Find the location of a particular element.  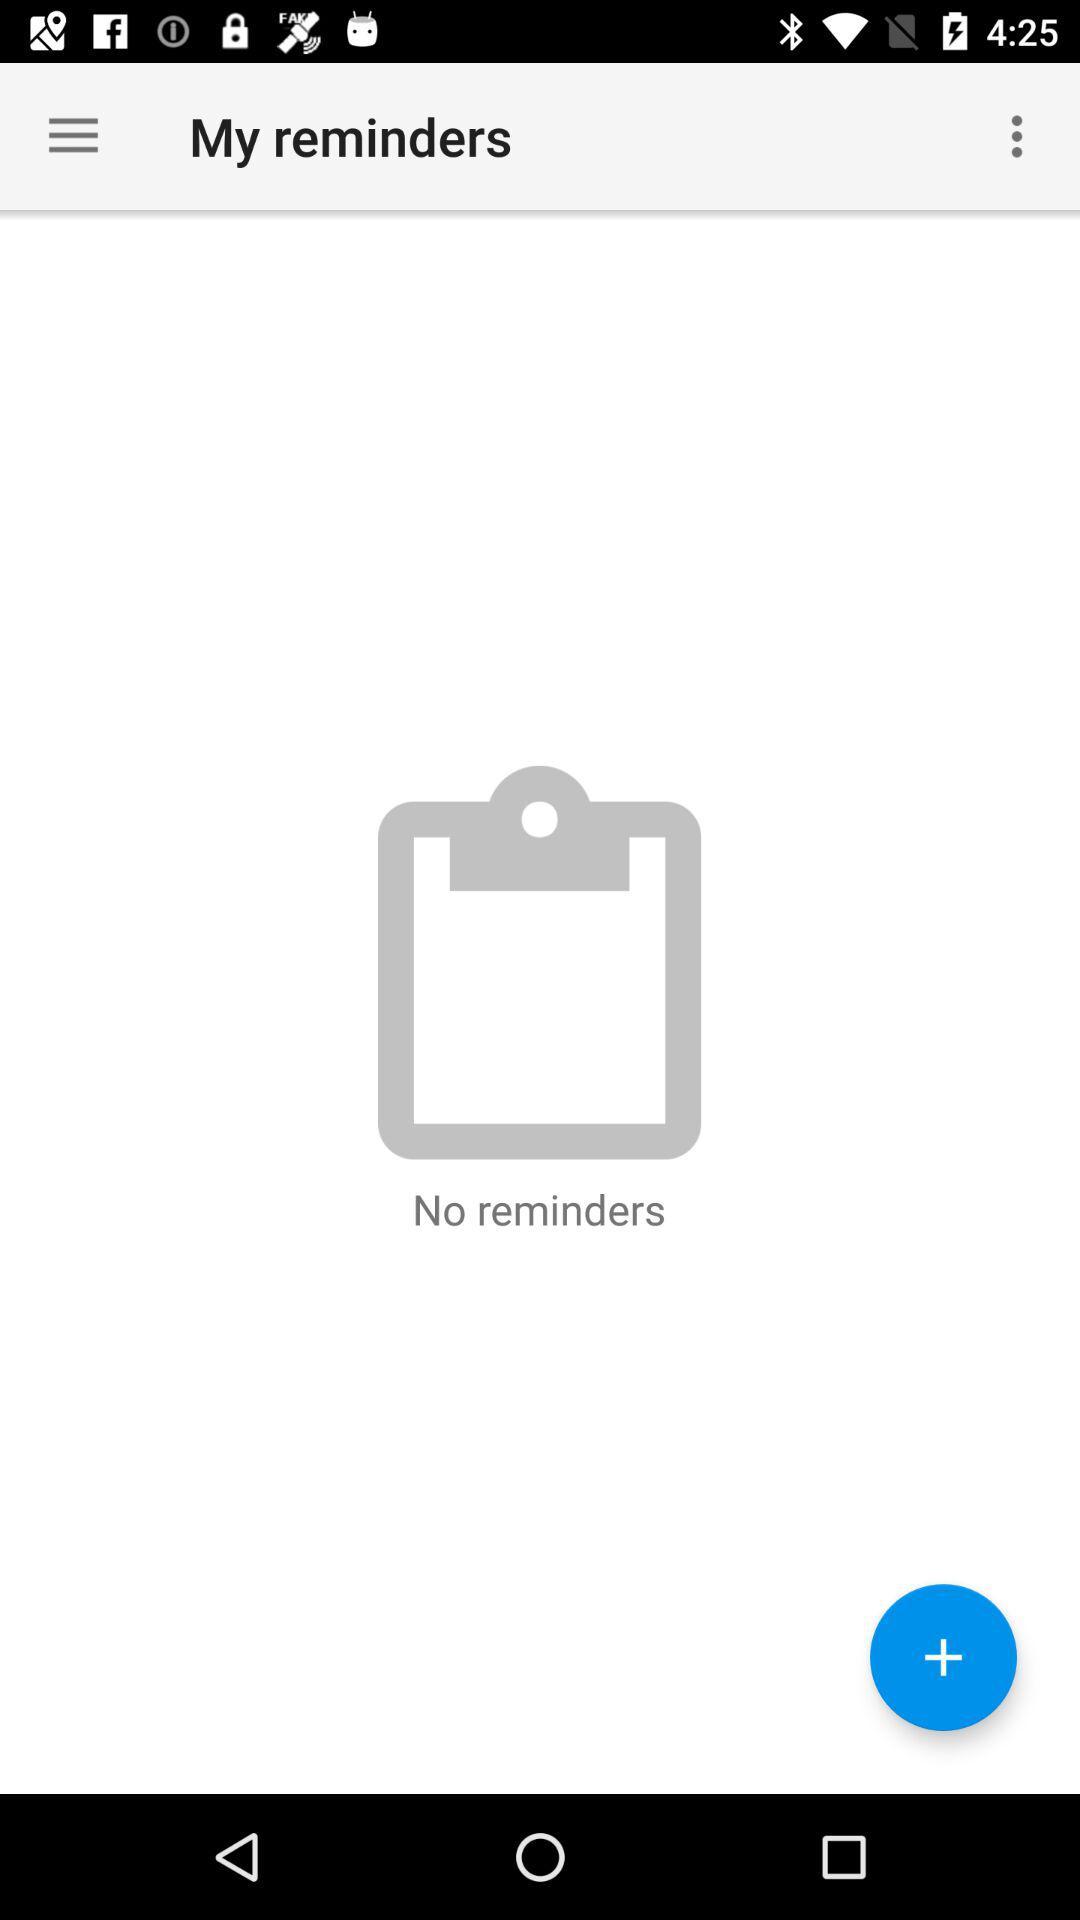

item at the bottom right corner is located at coordinates (943, 1657).